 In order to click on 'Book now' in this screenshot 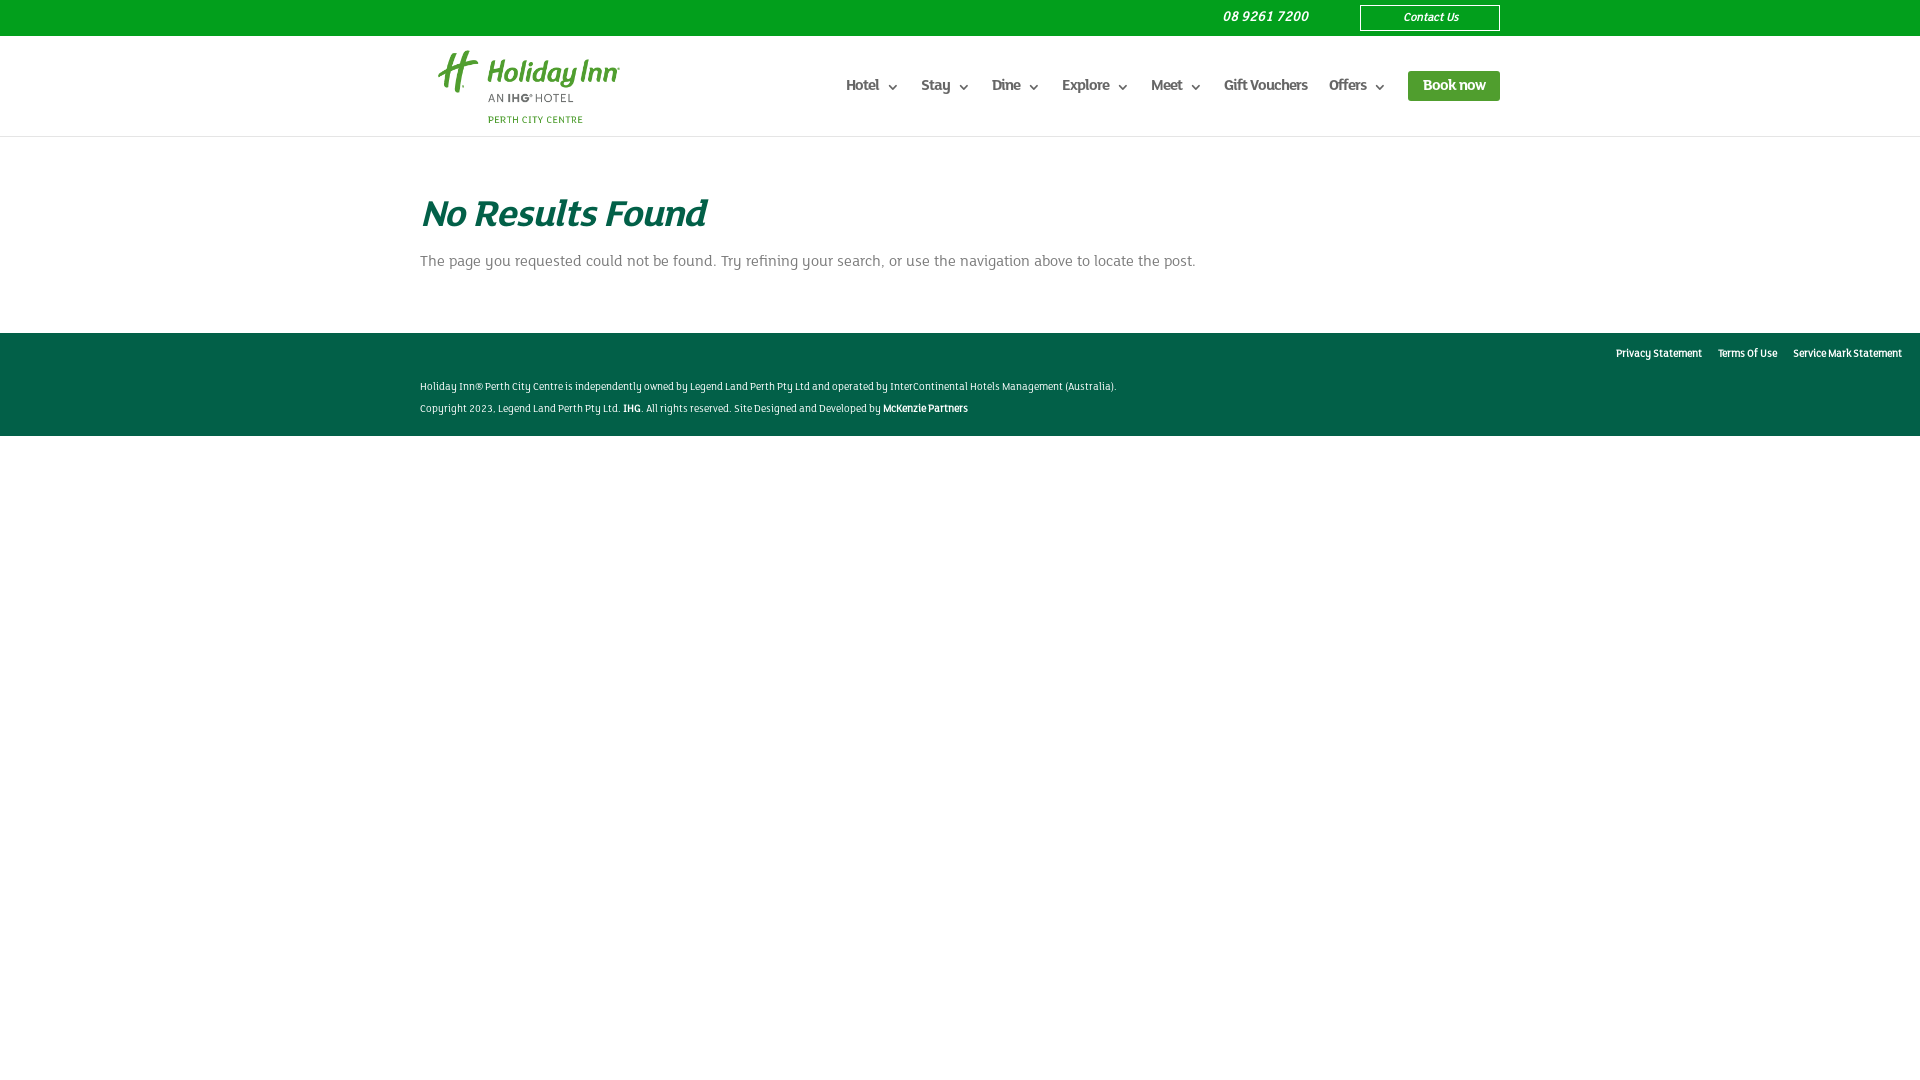, I will do `click(1454, 84)`.